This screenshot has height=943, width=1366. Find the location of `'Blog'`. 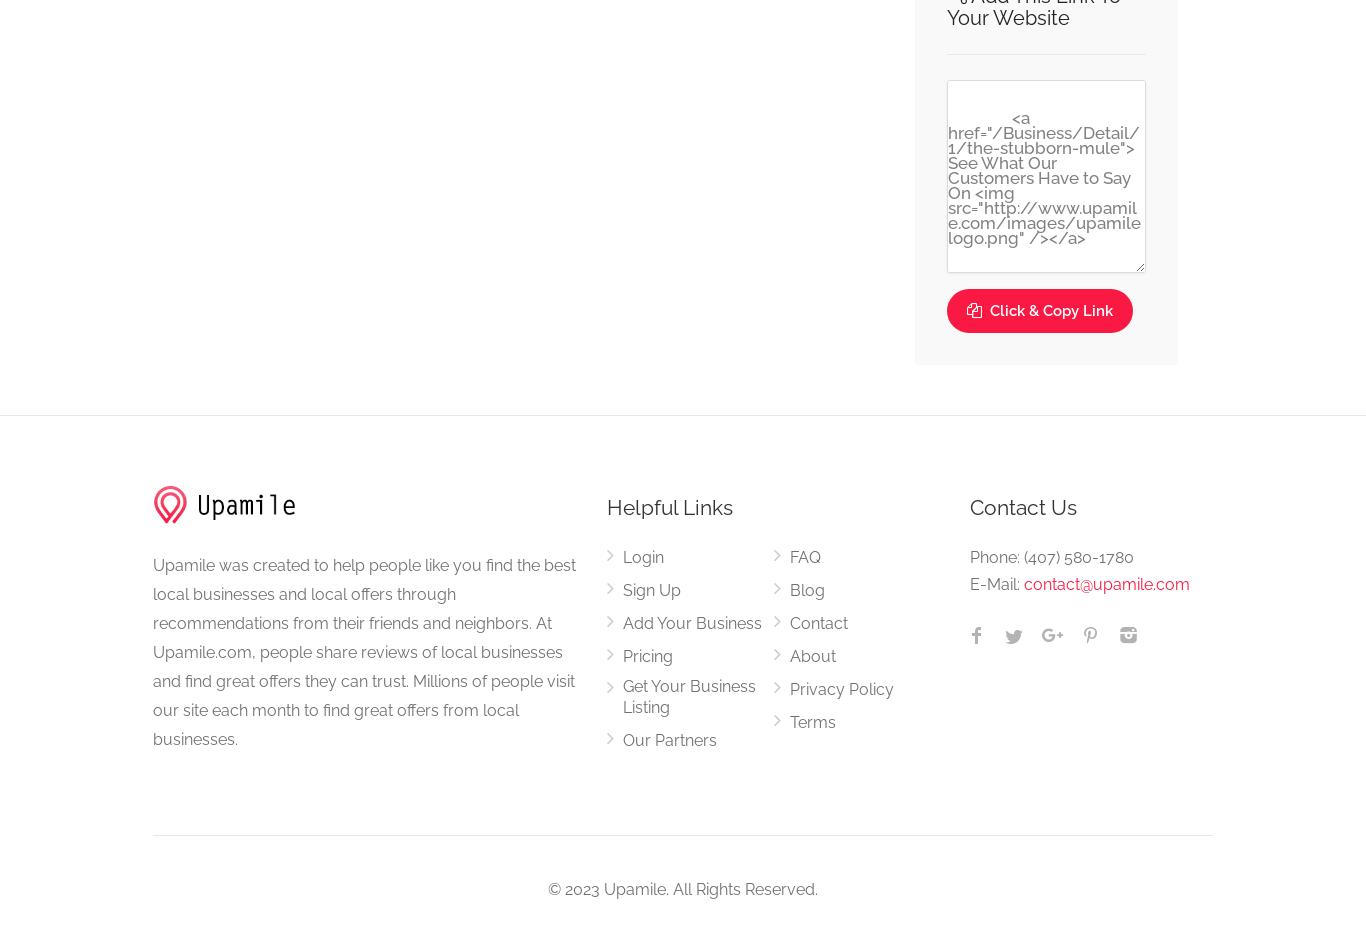

'Blog' is located at coordinates (805, 589).